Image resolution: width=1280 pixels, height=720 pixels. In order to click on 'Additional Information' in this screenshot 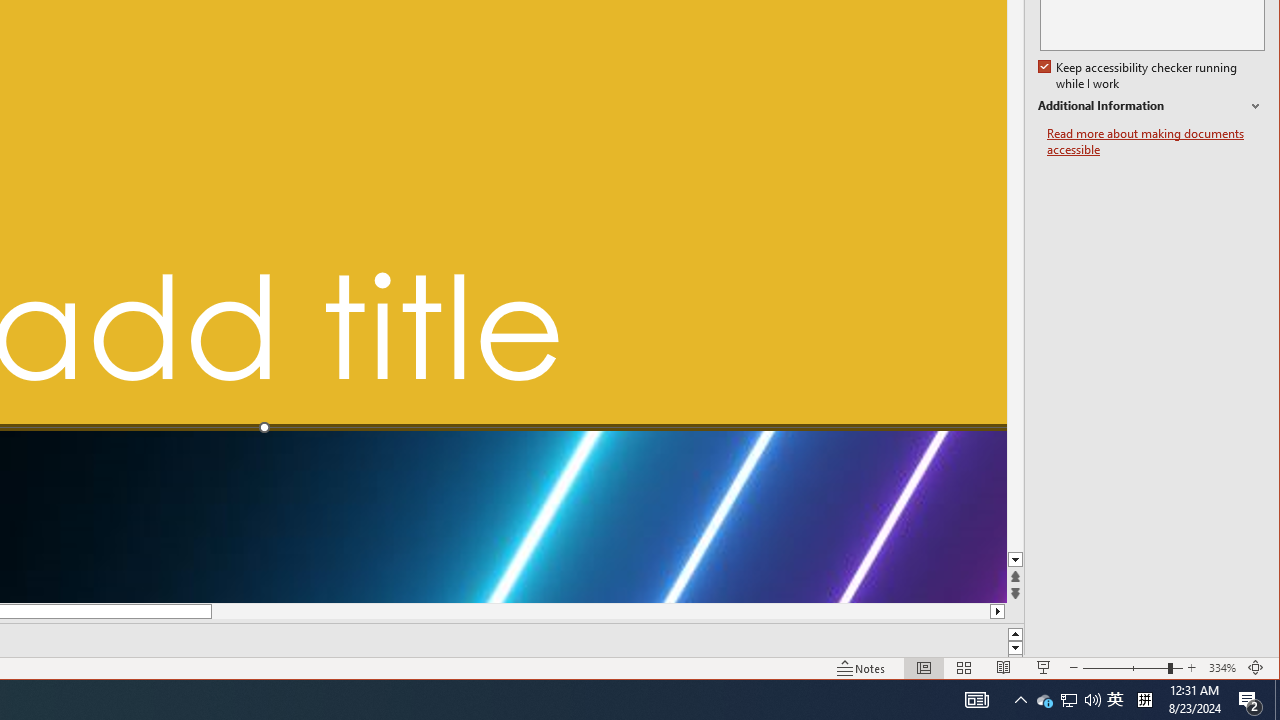, I will do `click(1151, 106)`.